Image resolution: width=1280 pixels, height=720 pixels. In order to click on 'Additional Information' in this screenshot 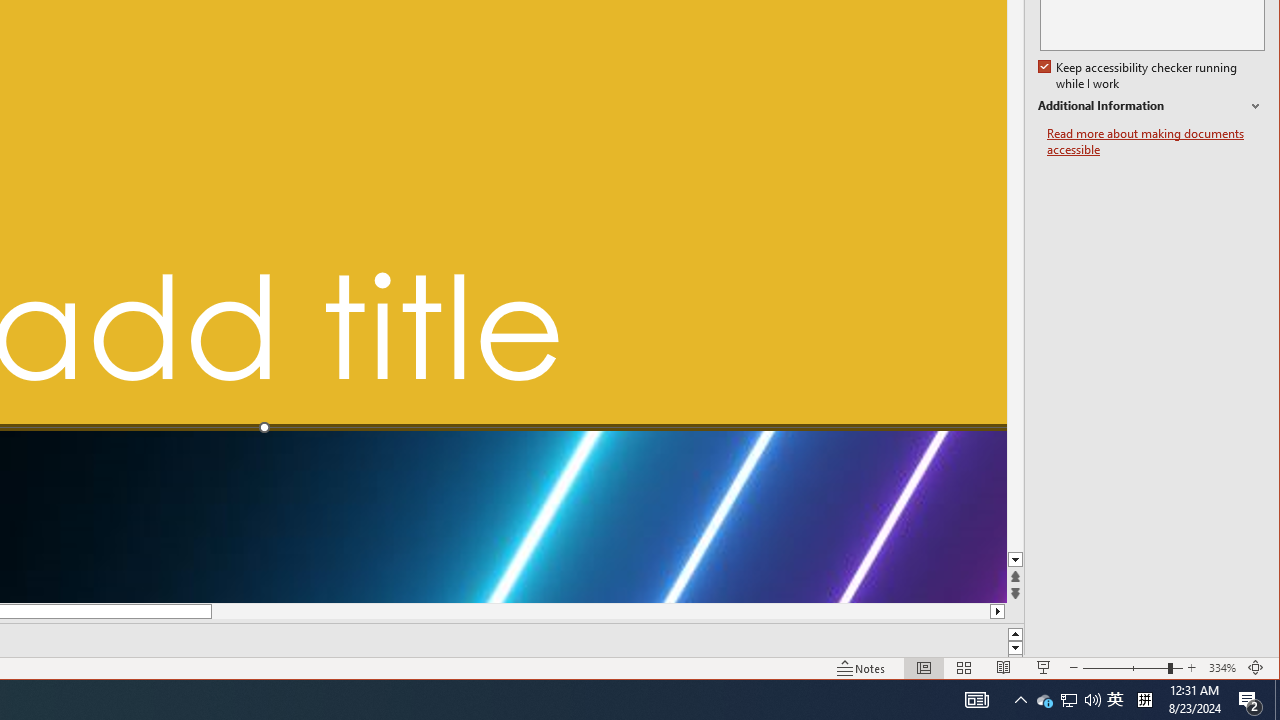, I will do `click(1151, 106)`.